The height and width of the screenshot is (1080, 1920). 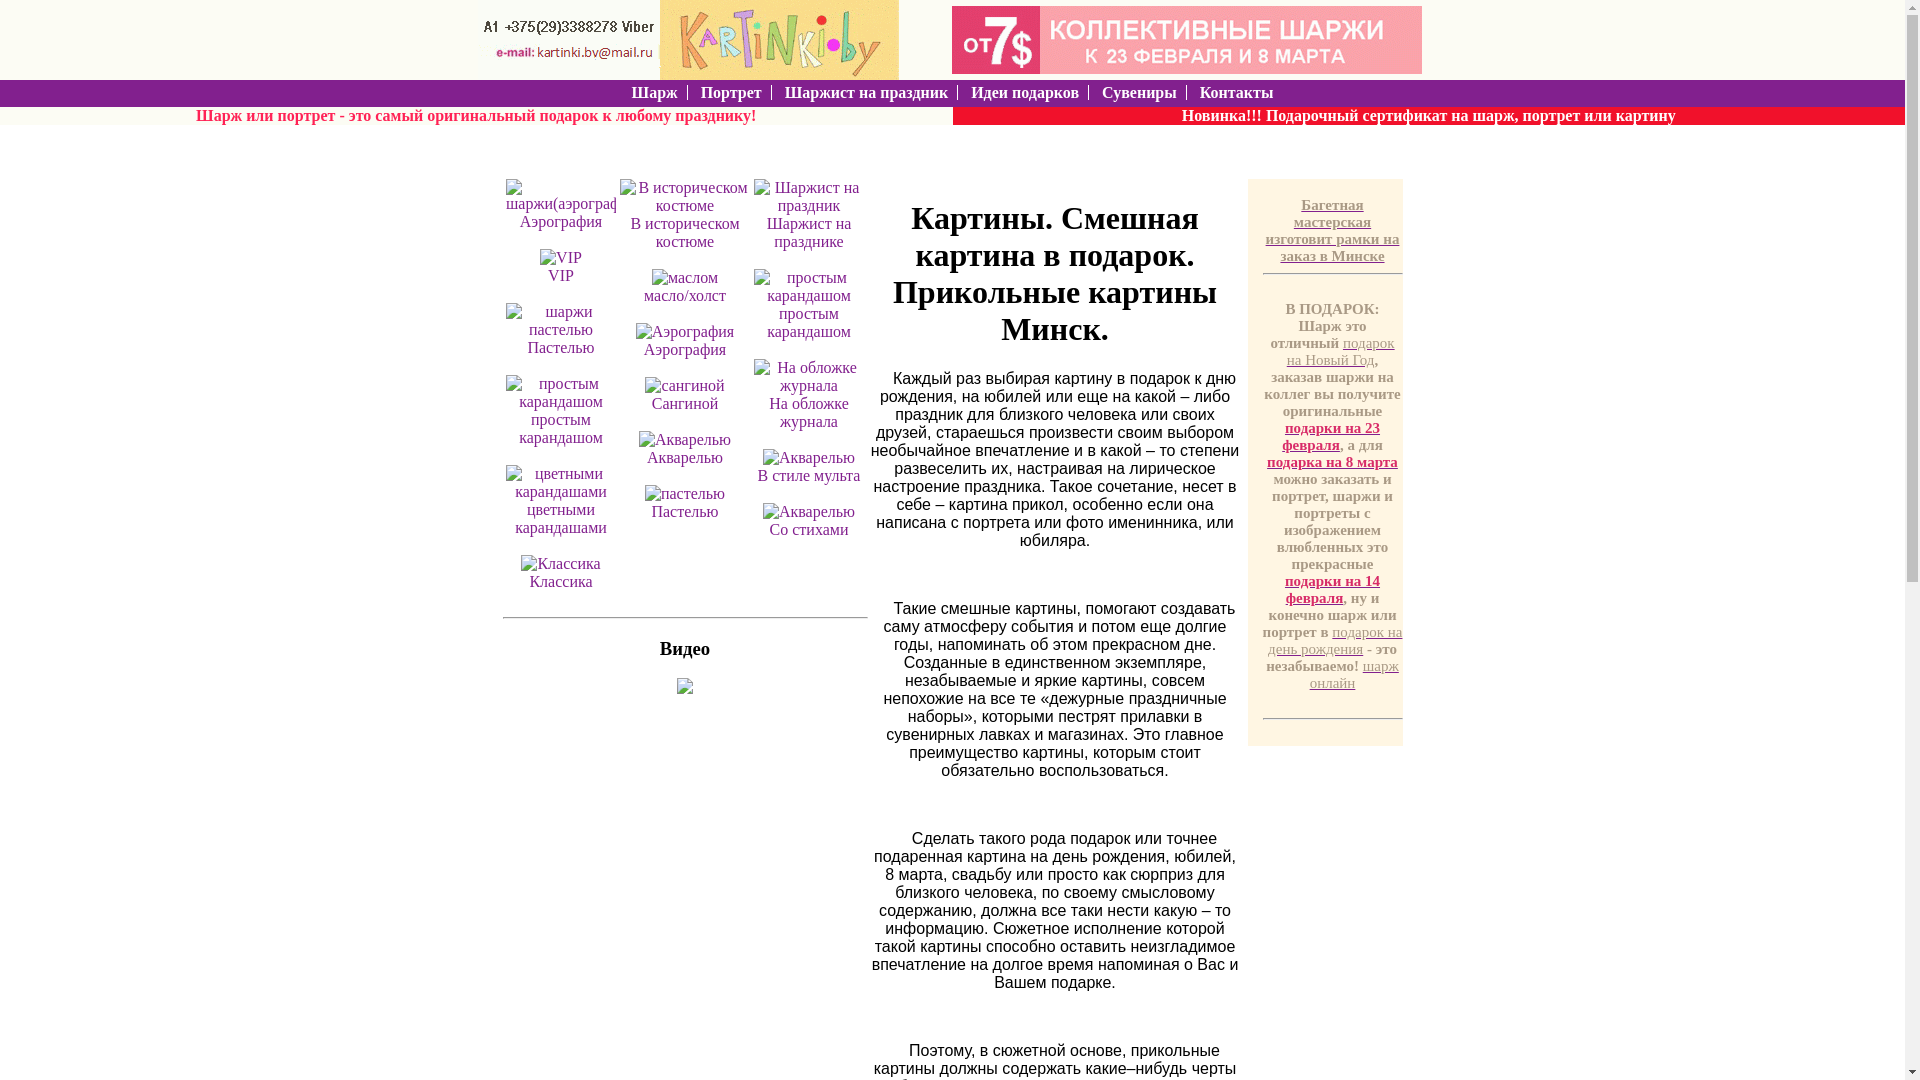 What do you see at coordinates (547, 275) in the screenshot?
I see `'VIP'` at bounding box center [547, 275].